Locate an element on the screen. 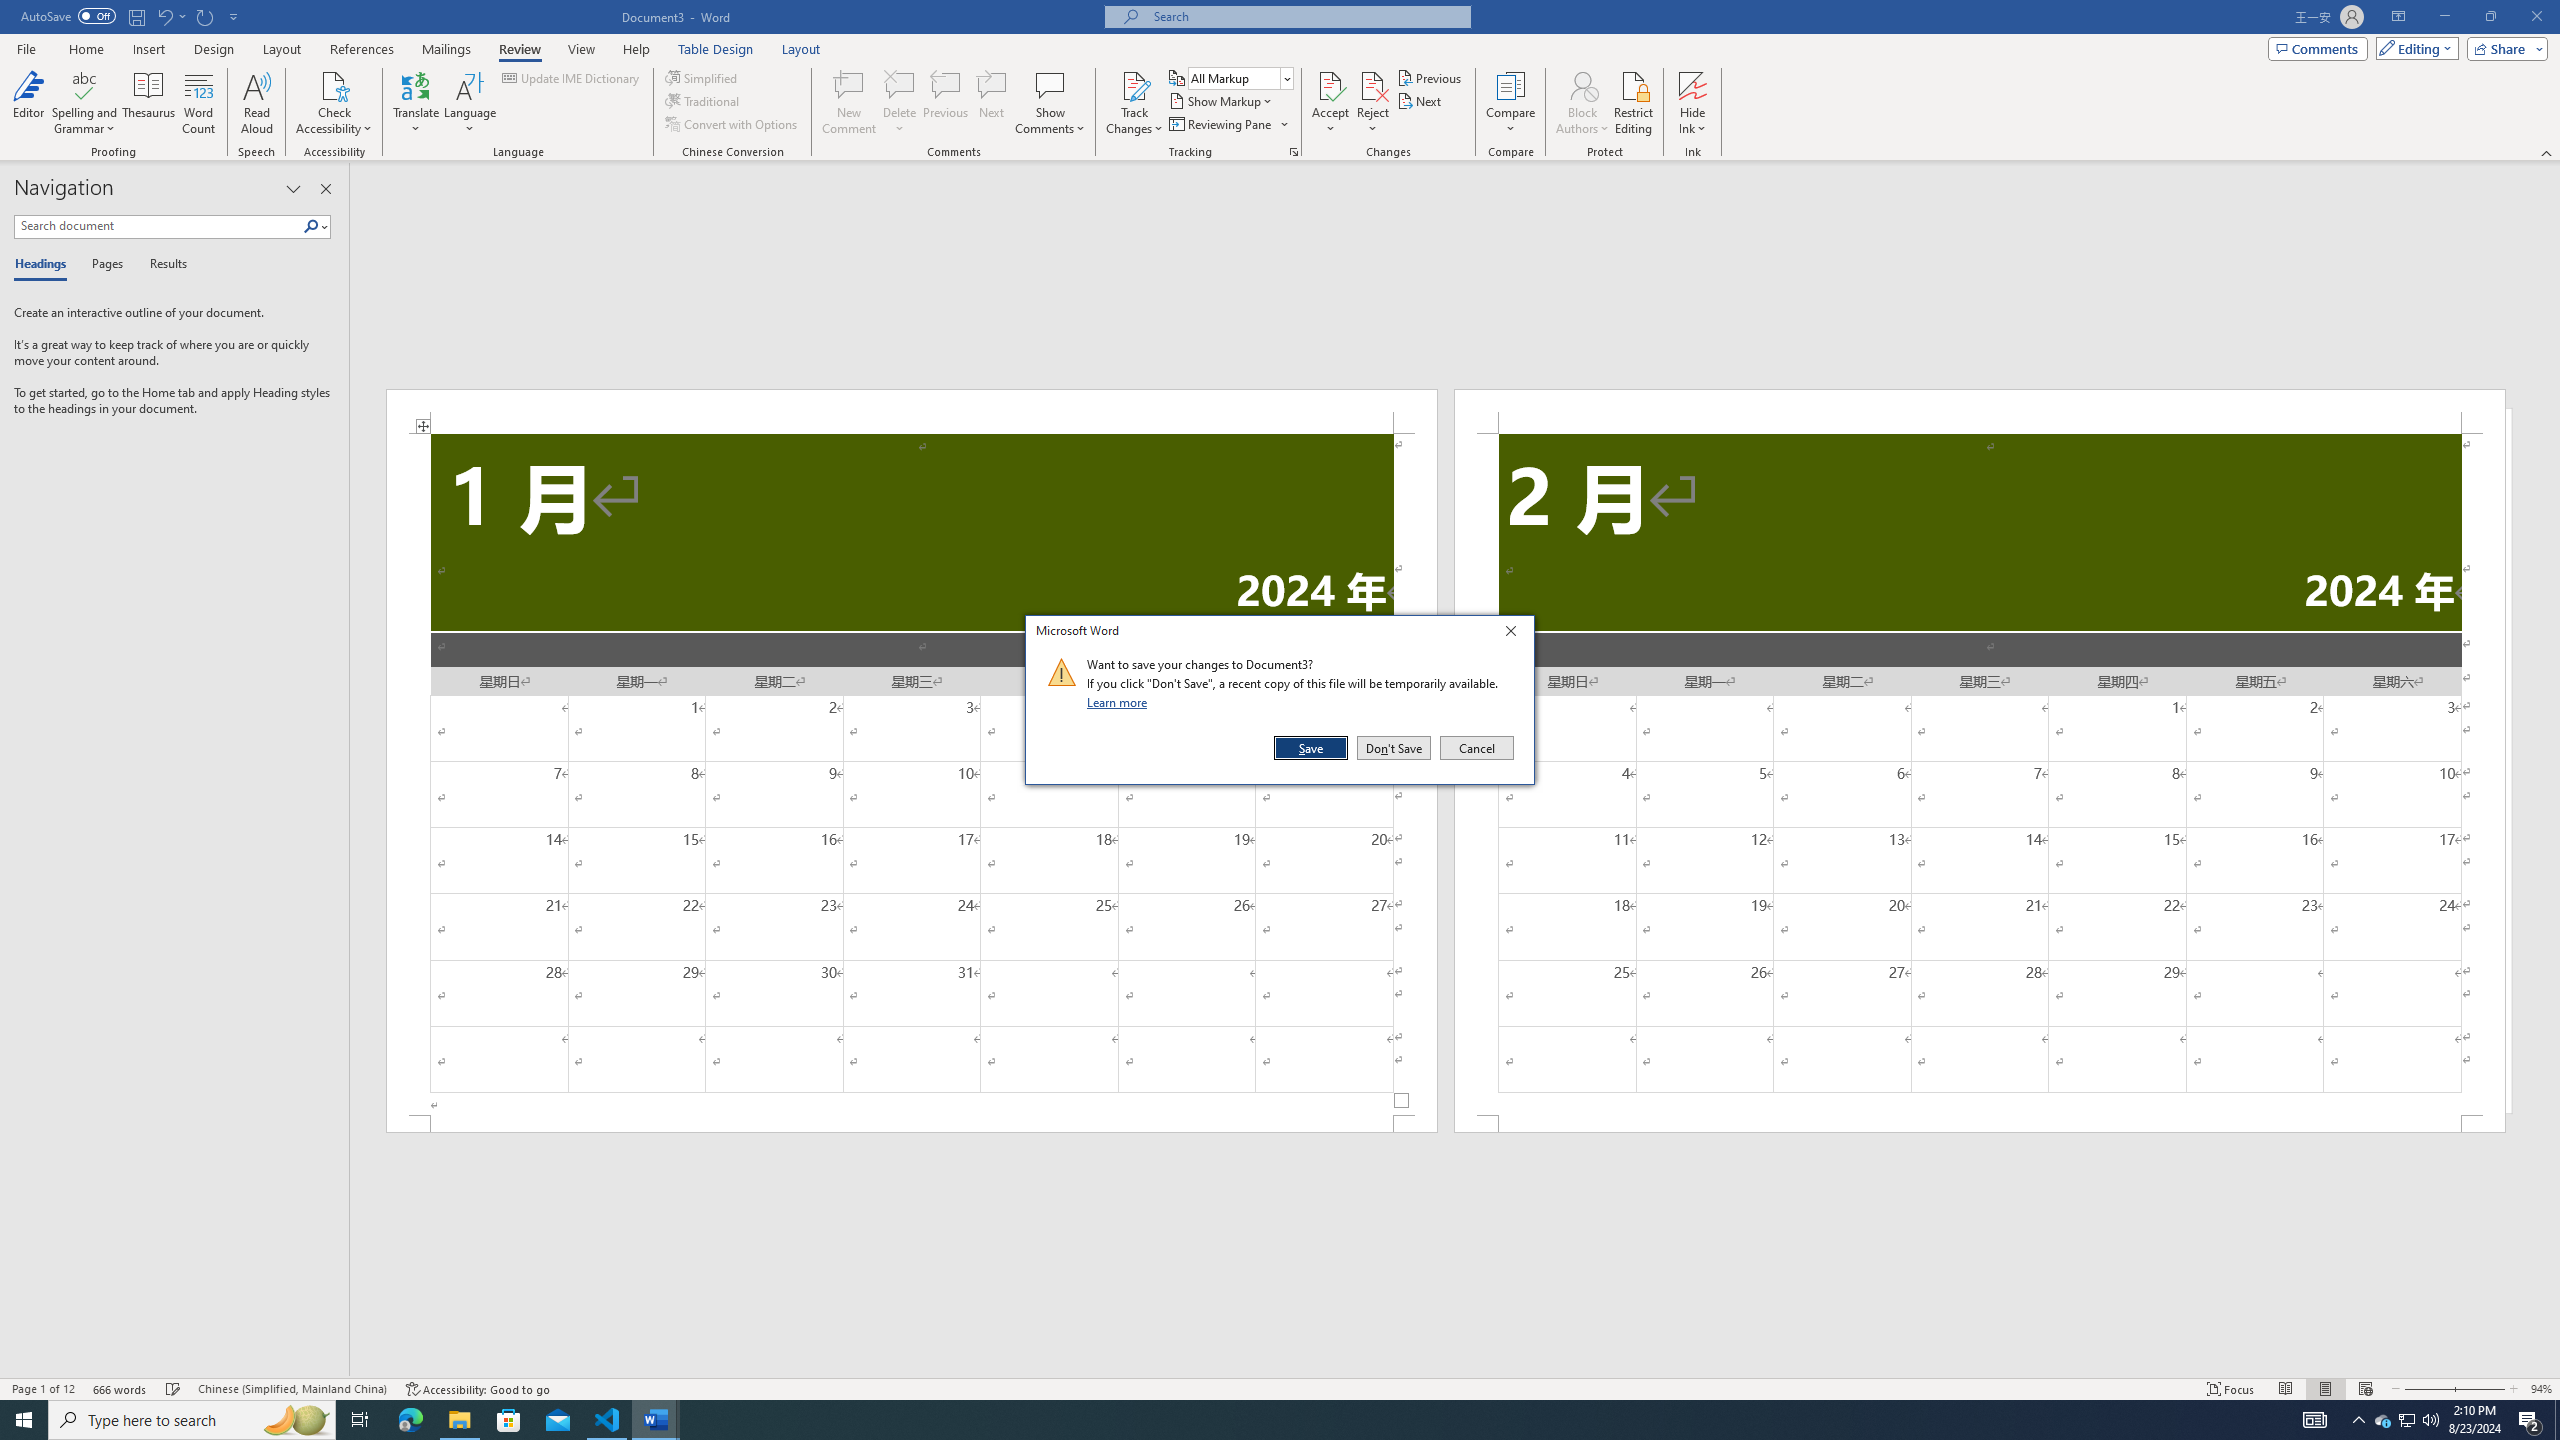 The width and height of the screenshot is (2560, 1440). 'Track Changes' is located at coordinates (1133, 84).